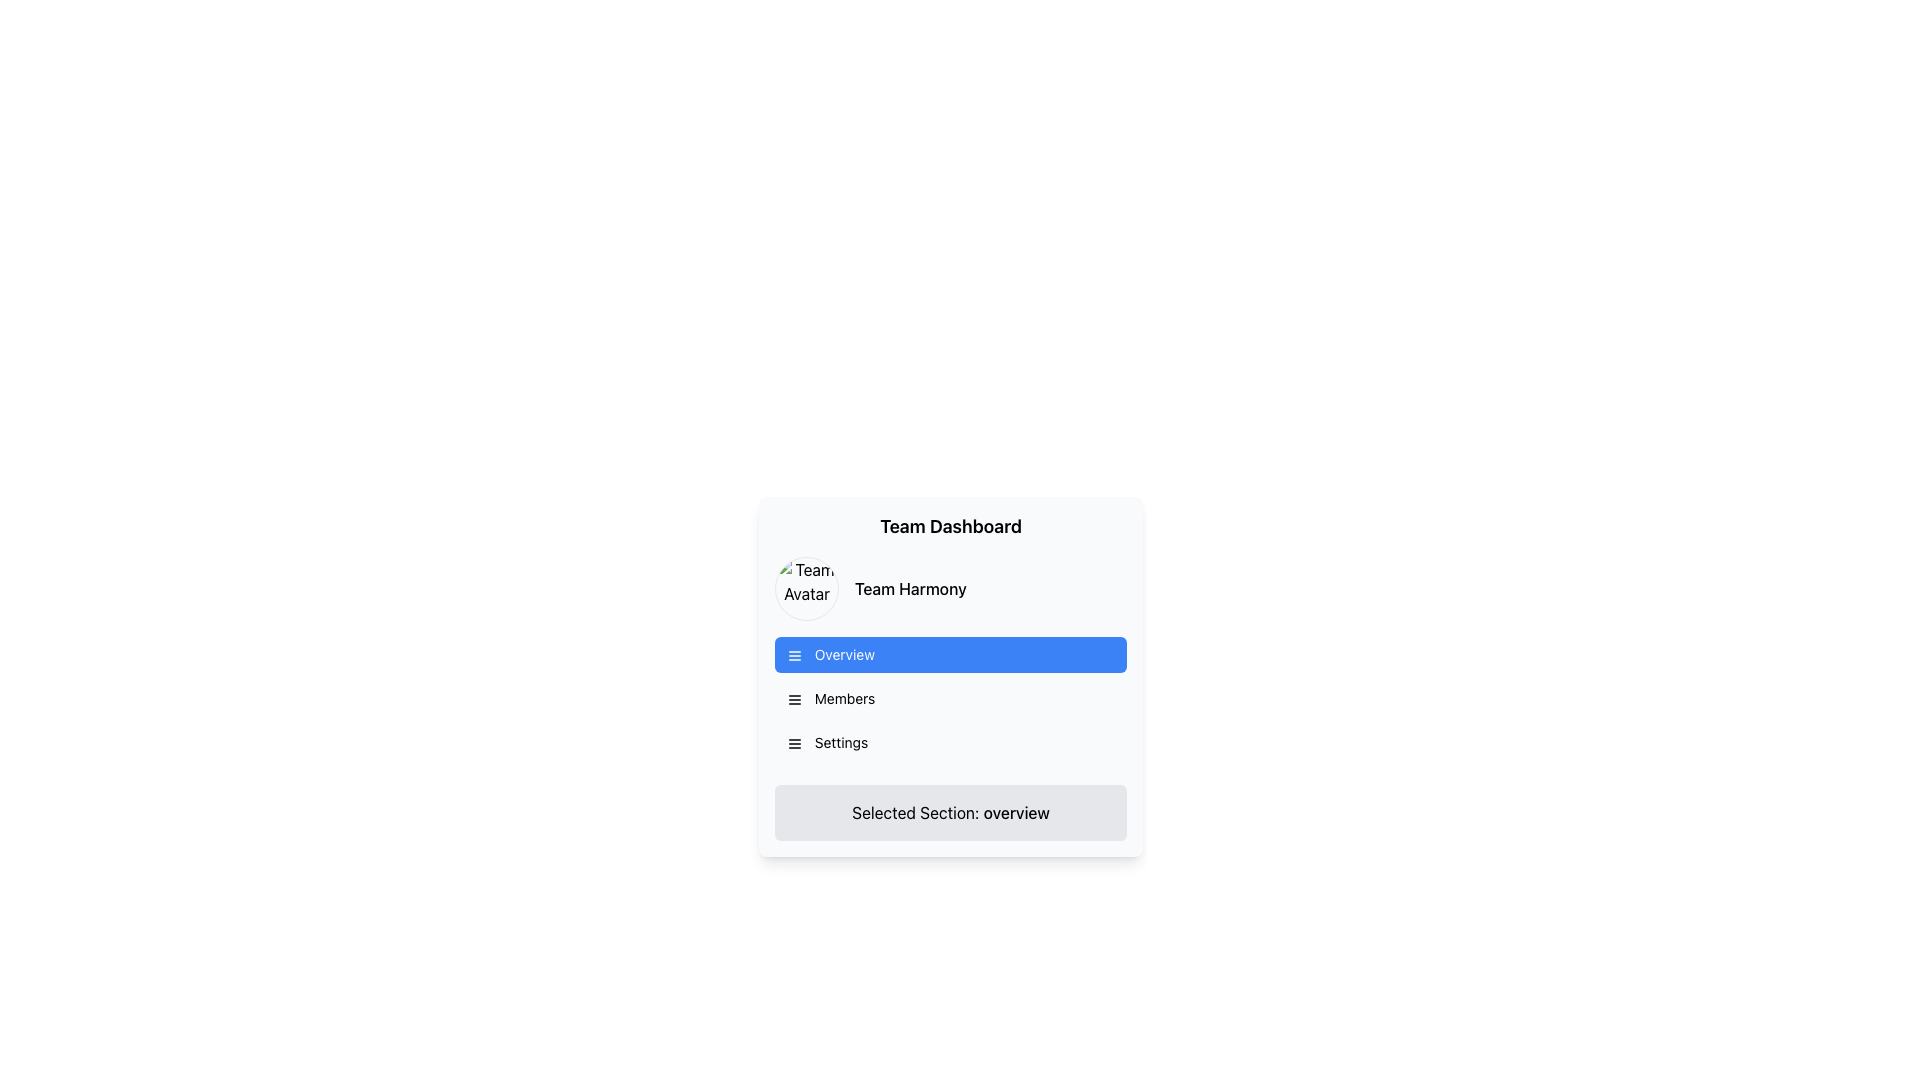 The height and width of the screenshot is (1080, 1920). Describe the element at coordinates (949, 655) in the screenshot. I see `the blue rectangular 'Overview' button with rounded corners` at that location.